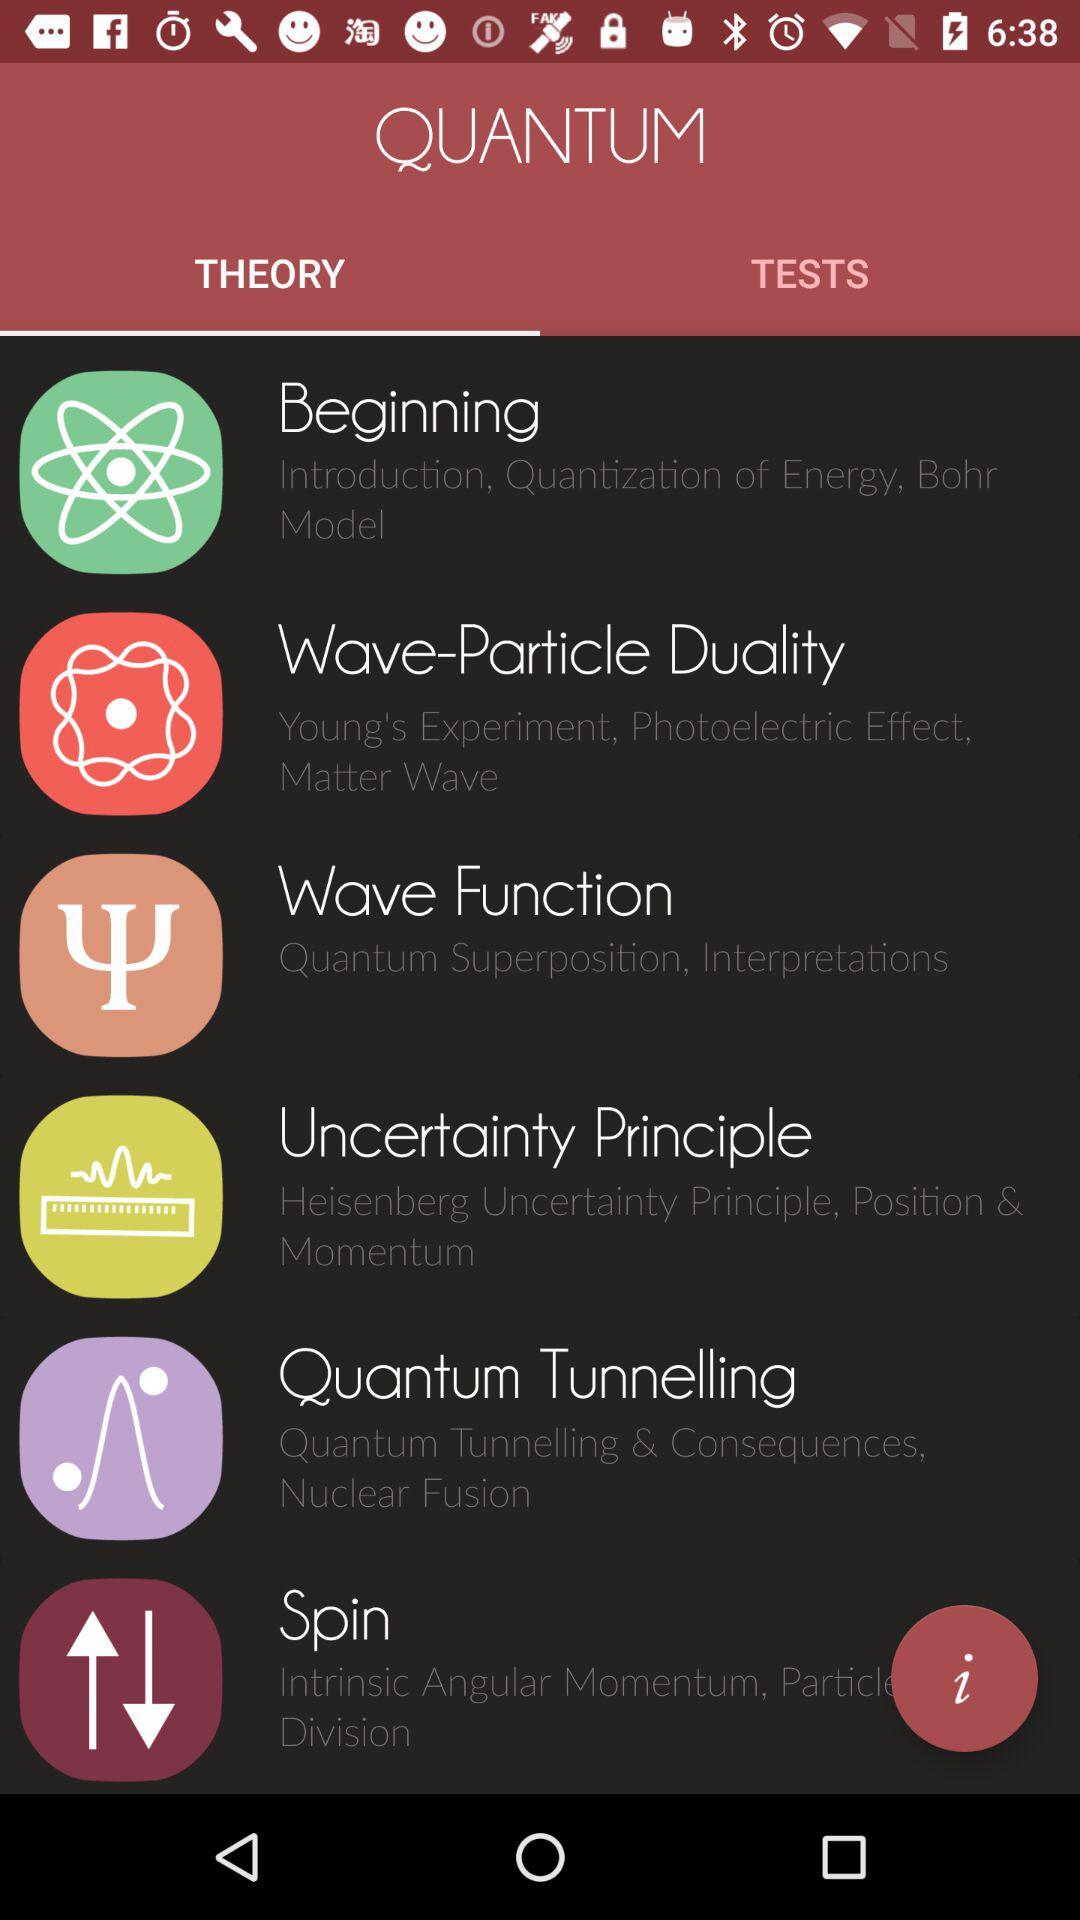  Describe the element at coordinates (963, 1678) in the screenshot. I see `for more infringement` at that location.